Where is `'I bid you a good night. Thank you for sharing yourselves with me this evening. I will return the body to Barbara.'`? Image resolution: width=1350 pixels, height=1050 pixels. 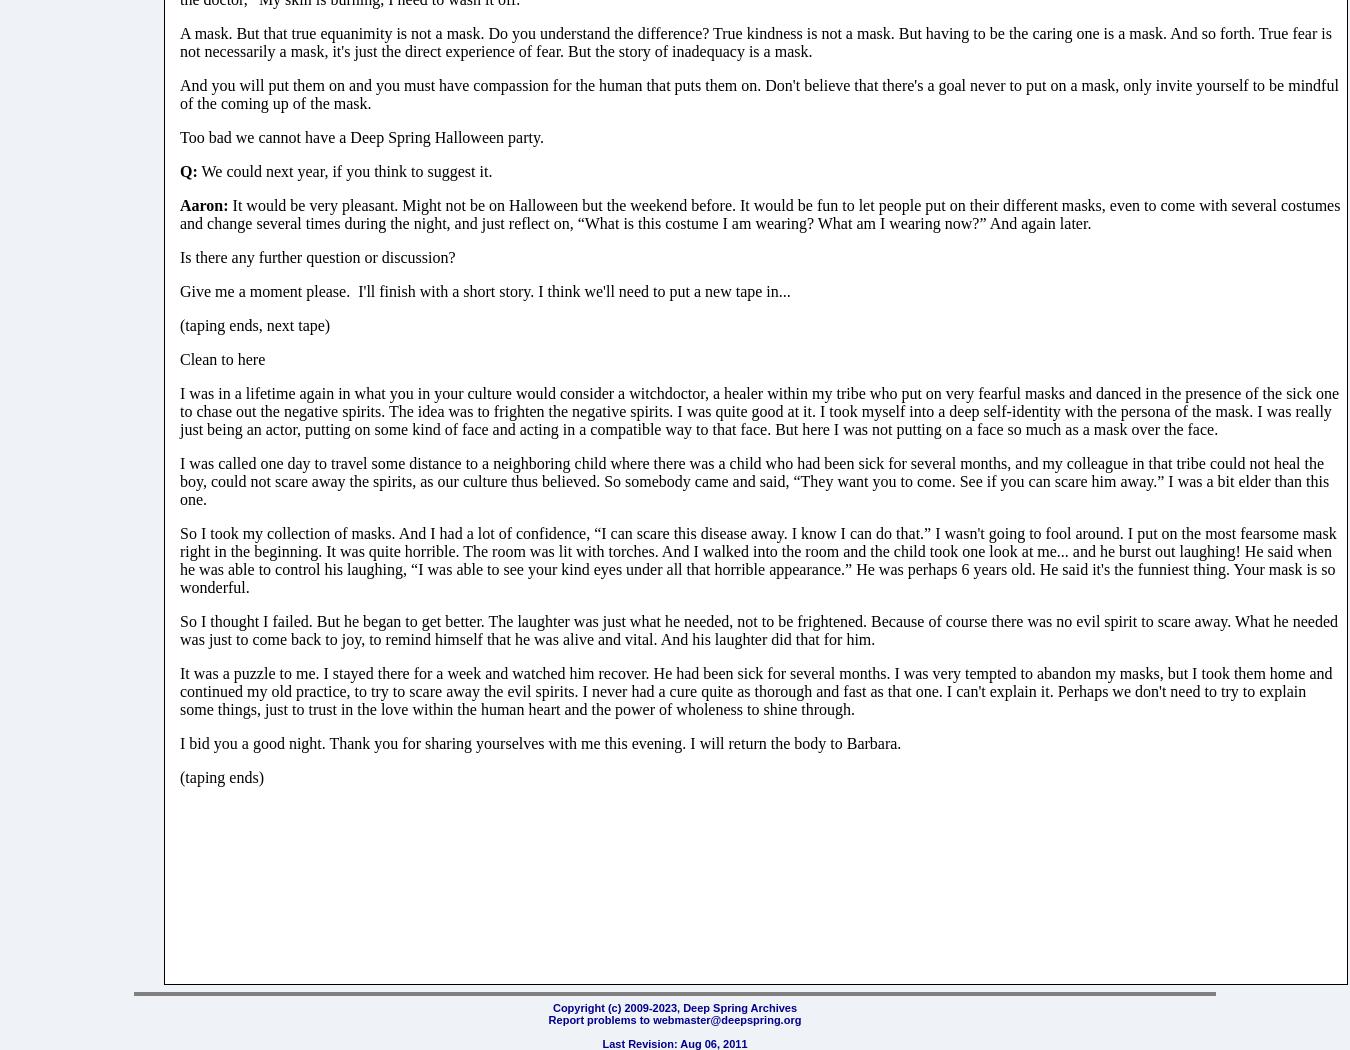
'I bid you a good night. Thank you for sharing yourselves with me this evening. I will return the body to Barbara.' is located at coordinates (179, 741).